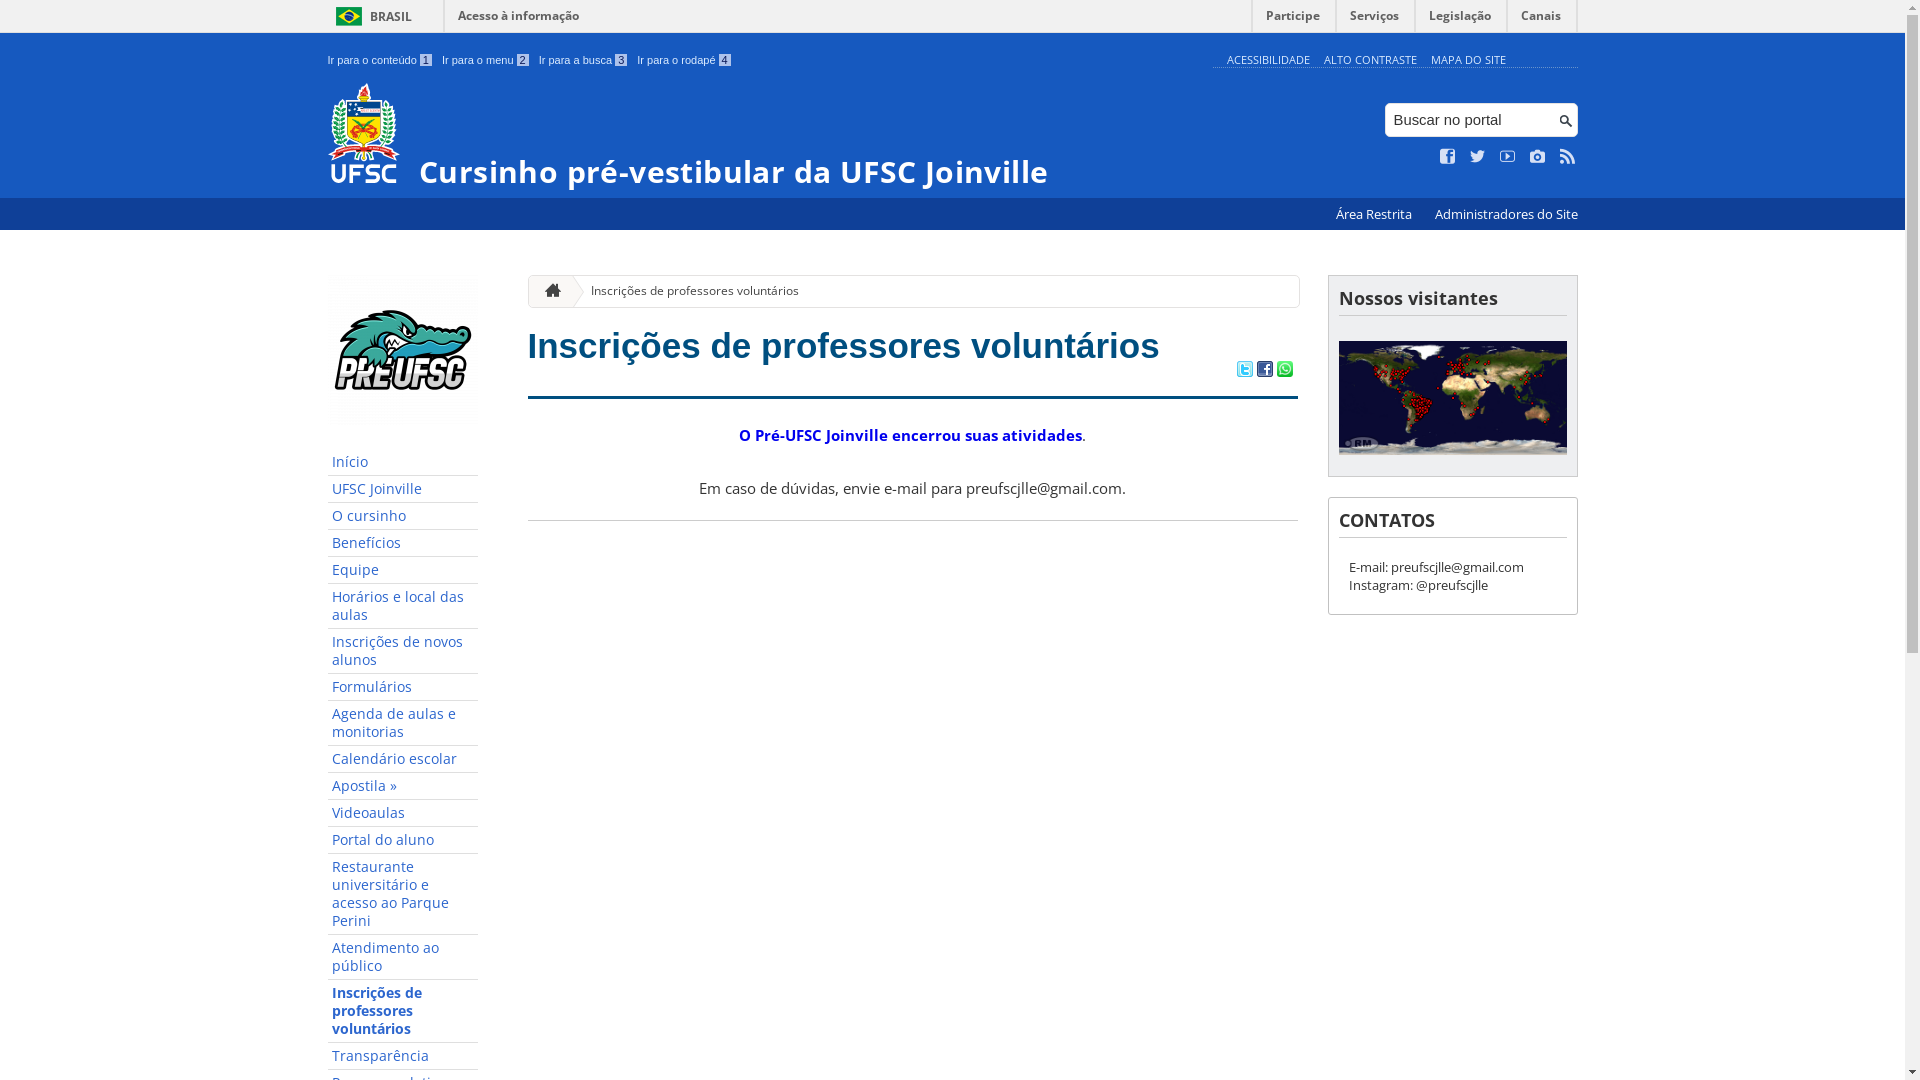 The height and width of the screenshot is (1080, 1920). What do you see at coordinates (402, 489) in the screenshot?
I see `'UFSC Joinville'` at bounding box center [402, 489].